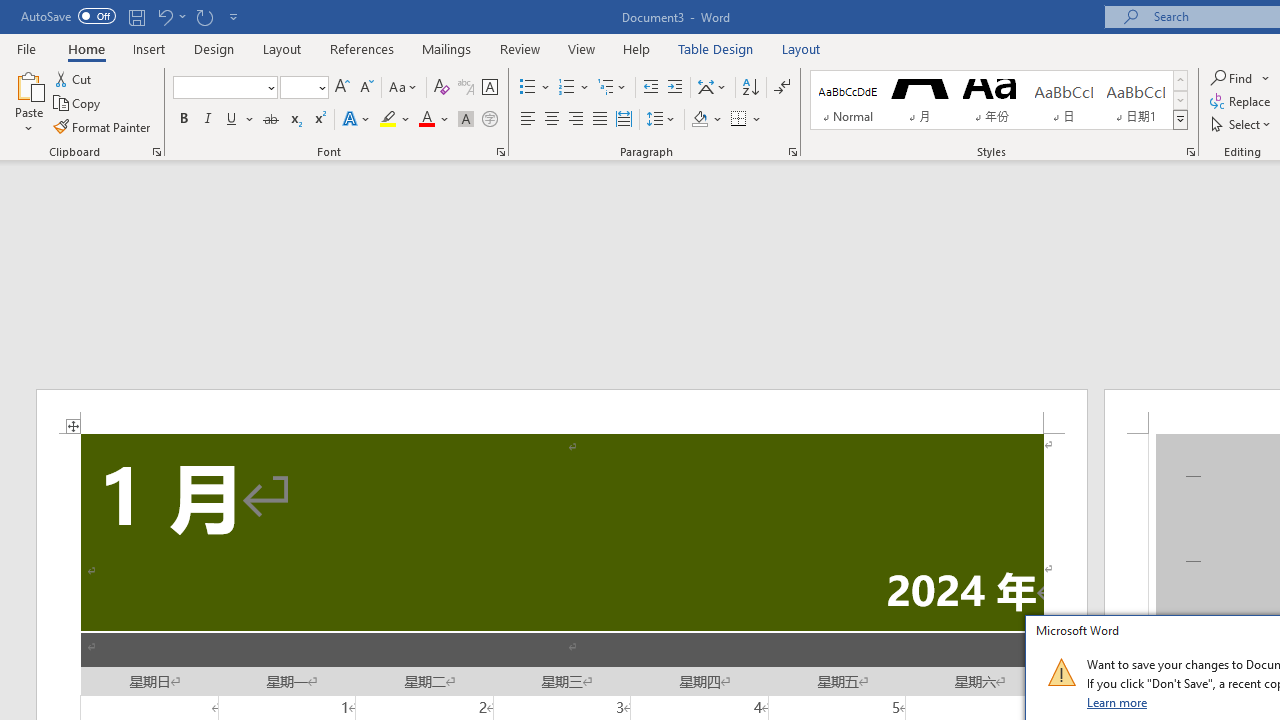 This screenshot has width=1280, height=720. Describe the element at coordinates (294, 119) in the screenshot. I see `'Subscript'` at that location.